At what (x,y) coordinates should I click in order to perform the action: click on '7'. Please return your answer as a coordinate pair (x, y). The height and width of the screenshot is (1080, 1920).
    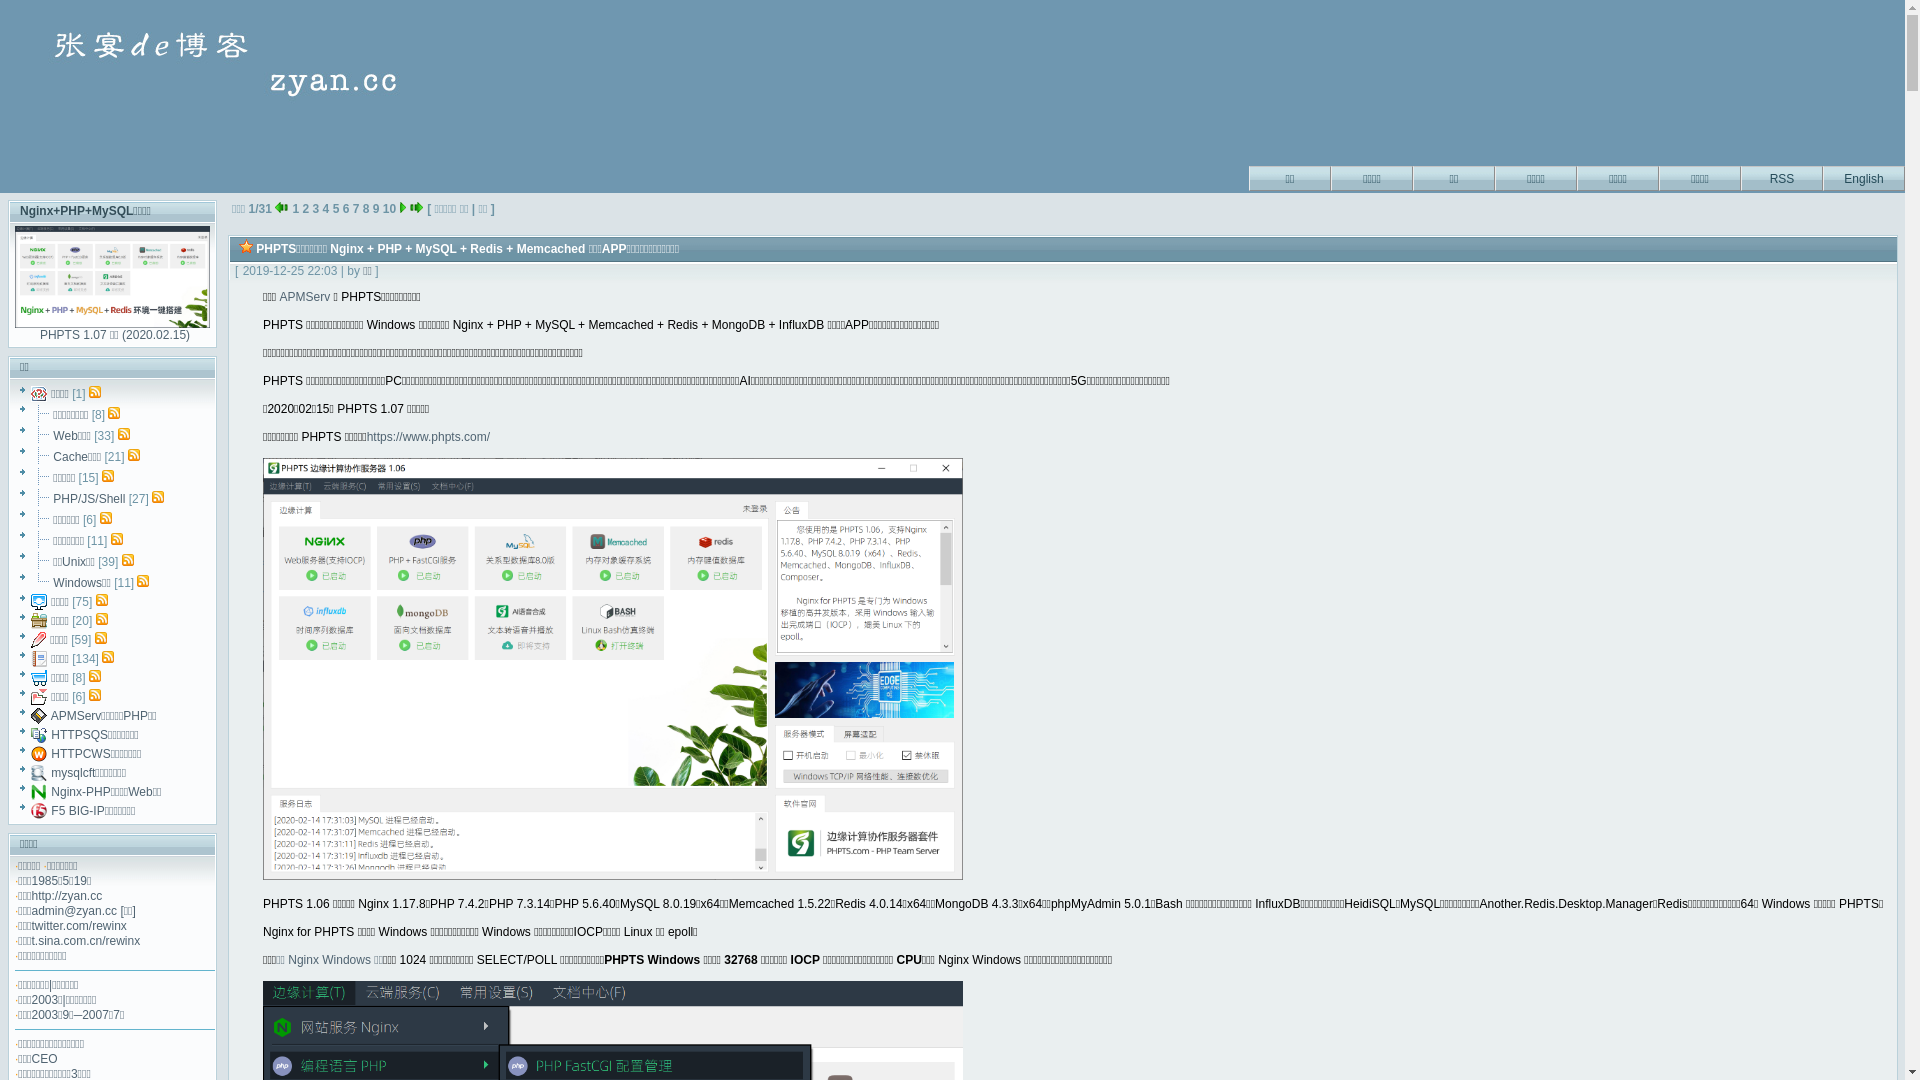
    Looking at the image, I should click on (356, 208).